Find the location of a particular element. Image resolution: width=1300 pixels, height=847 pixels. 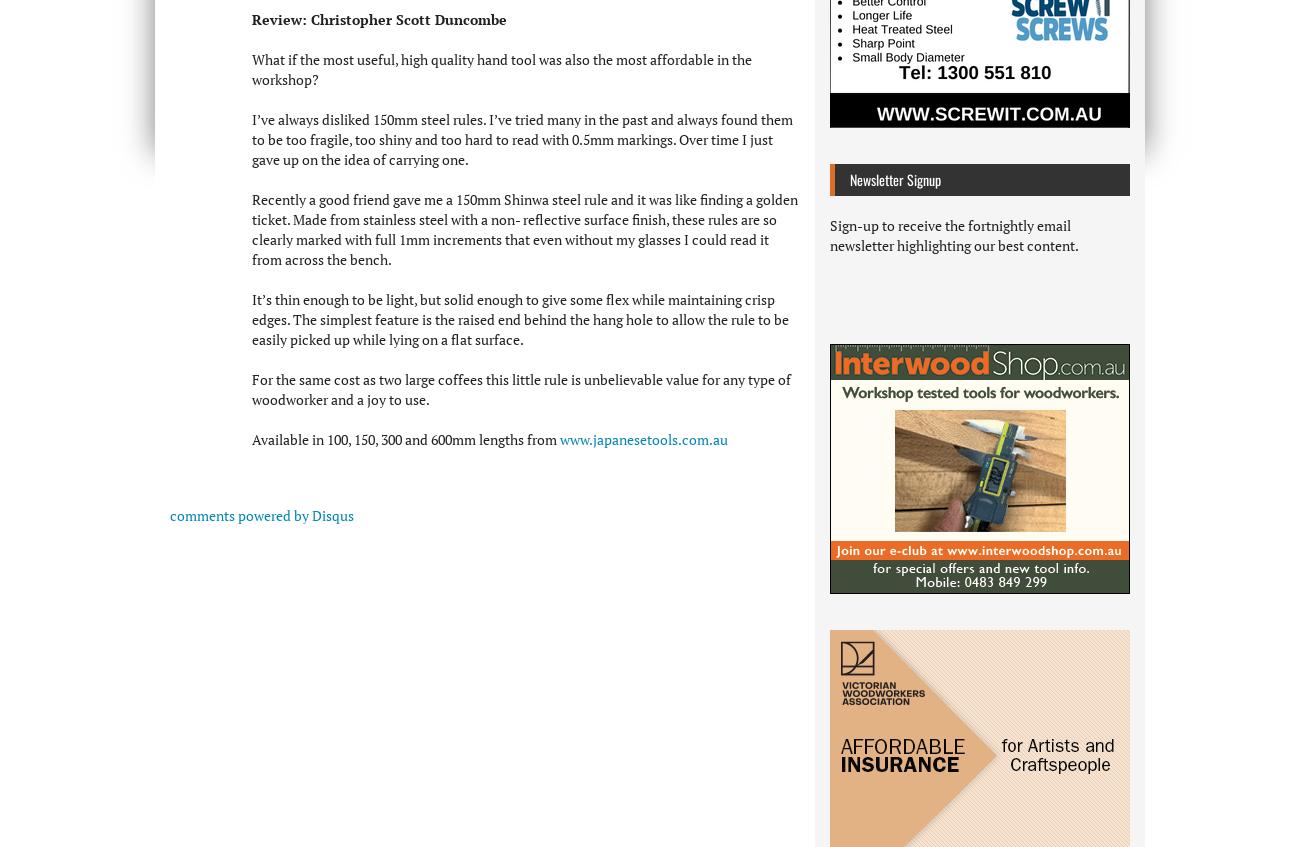

'It’s thin enough to be light, but solid enough to give some flex while maintaining crisp edges. The simplest feature is the raised end behind the hang hole to allow the rule to be easily picked up while lying on a flat surface.' is located at coordinates (520, 318).